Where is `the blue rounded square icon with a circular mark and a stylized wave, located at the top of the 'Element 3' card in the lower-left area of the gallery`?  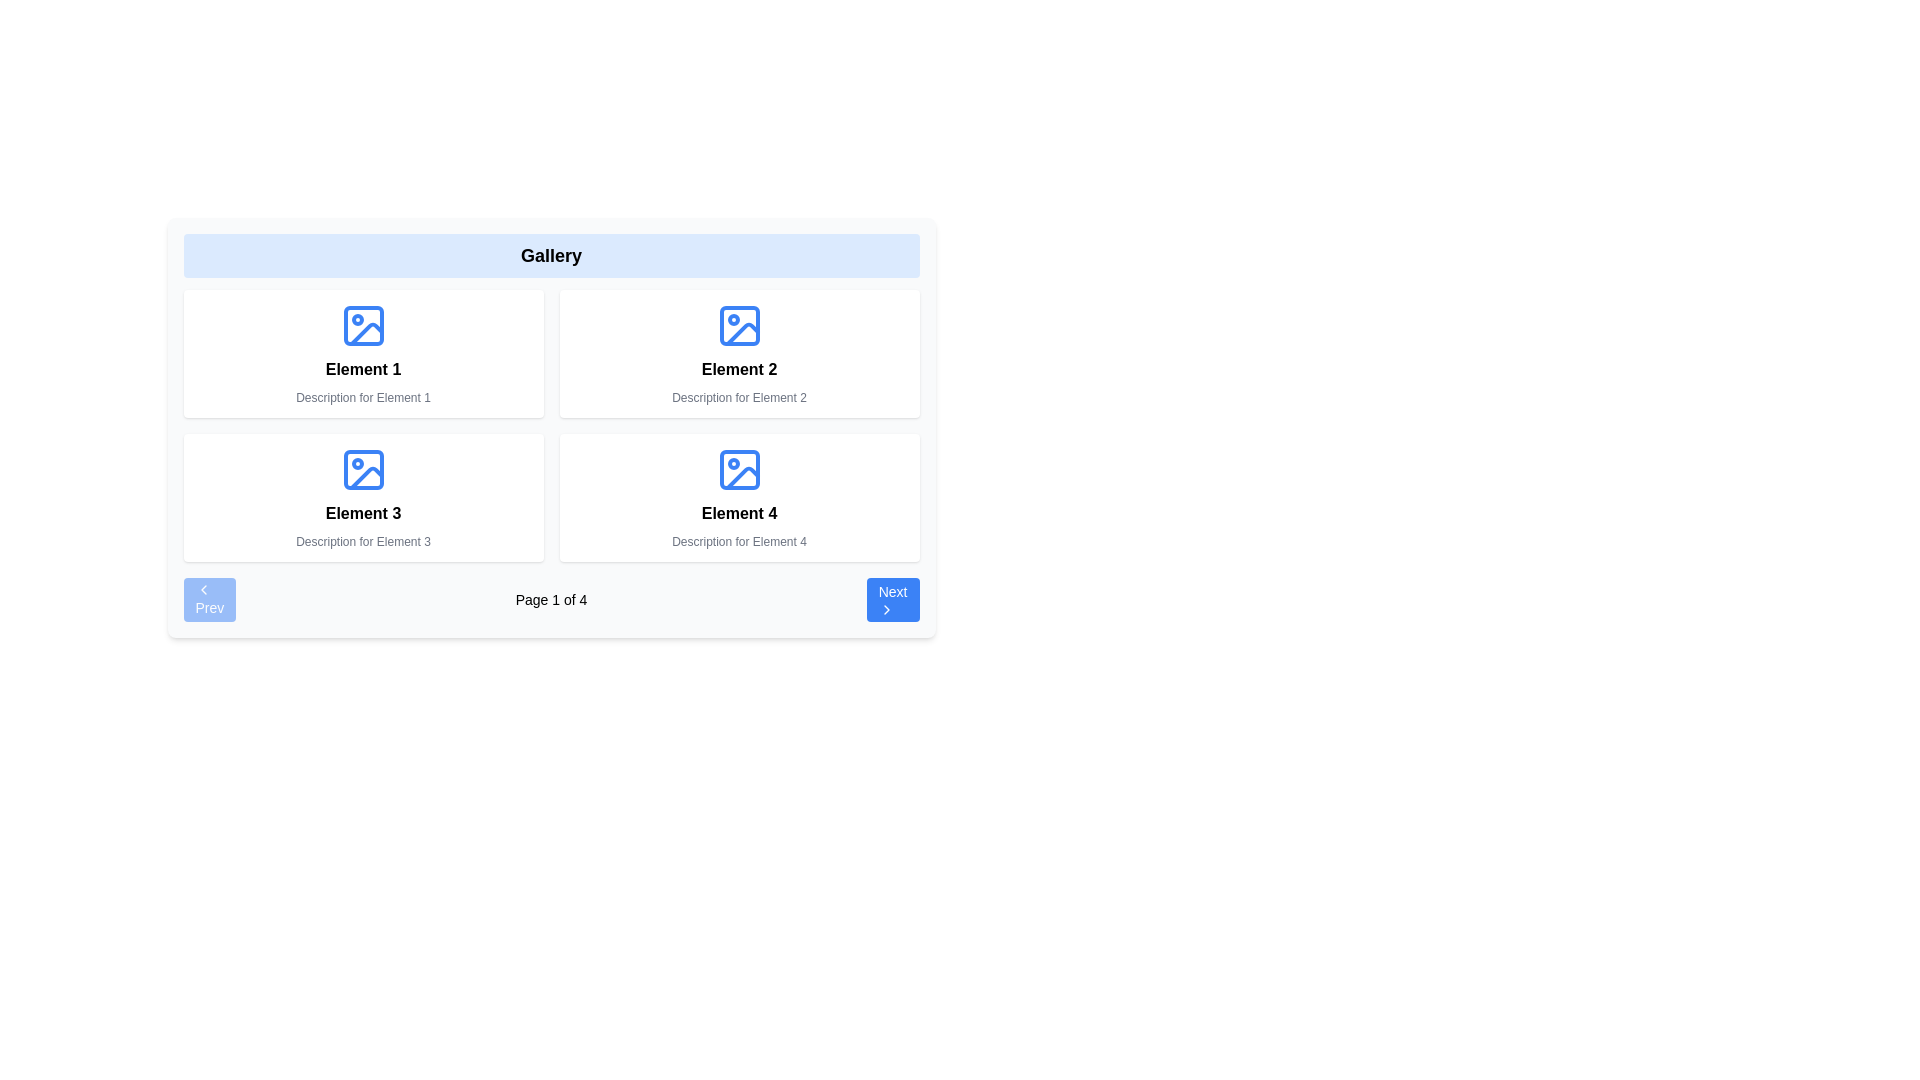 the blue rounded square icon with a circular mark and a stylized wave, located at the top of the 'Element 3' card in the lower-left area of the gallery is located at coordinates (363, 470).